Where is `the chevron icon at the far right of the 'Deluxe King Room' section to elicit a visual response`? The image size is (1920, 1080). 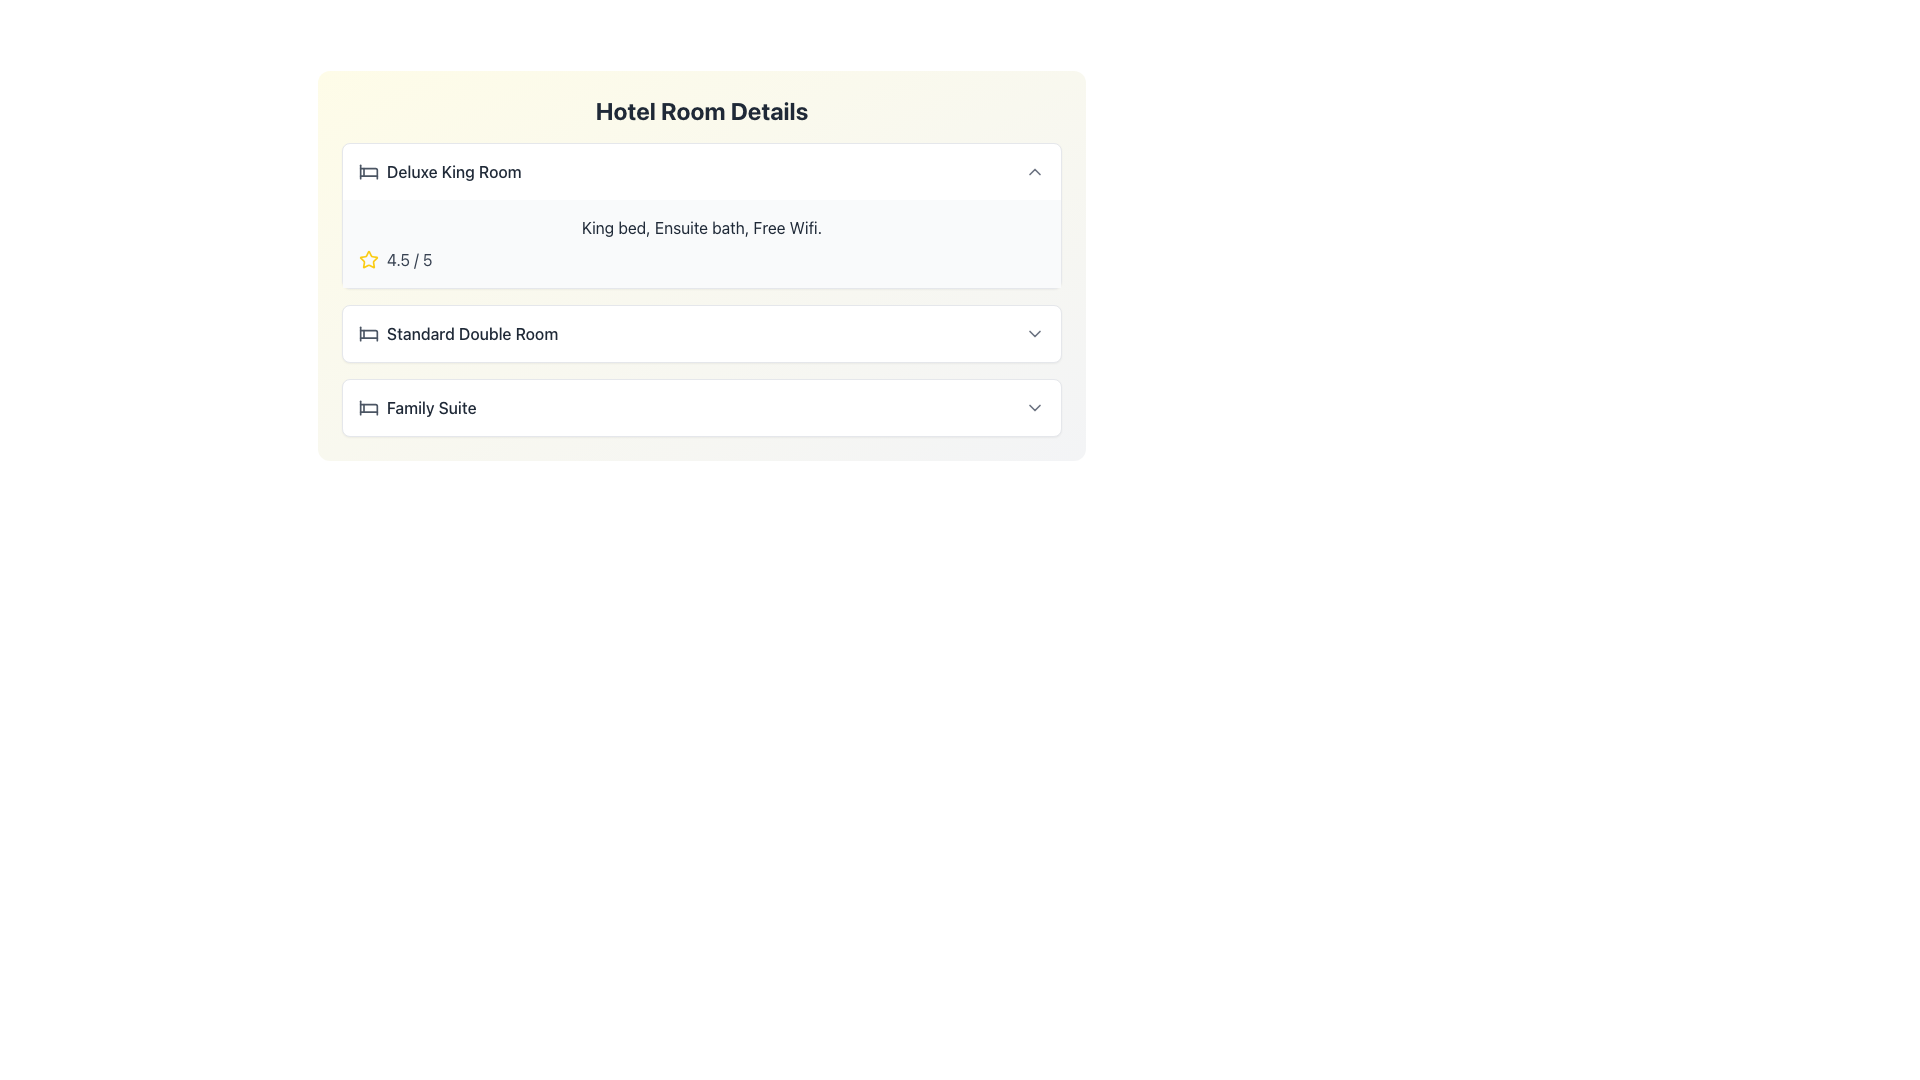
the chevron icon at the far right of the 'Deluxe King Room' section to elicit a visual response is located at coordinates (1035, 171).